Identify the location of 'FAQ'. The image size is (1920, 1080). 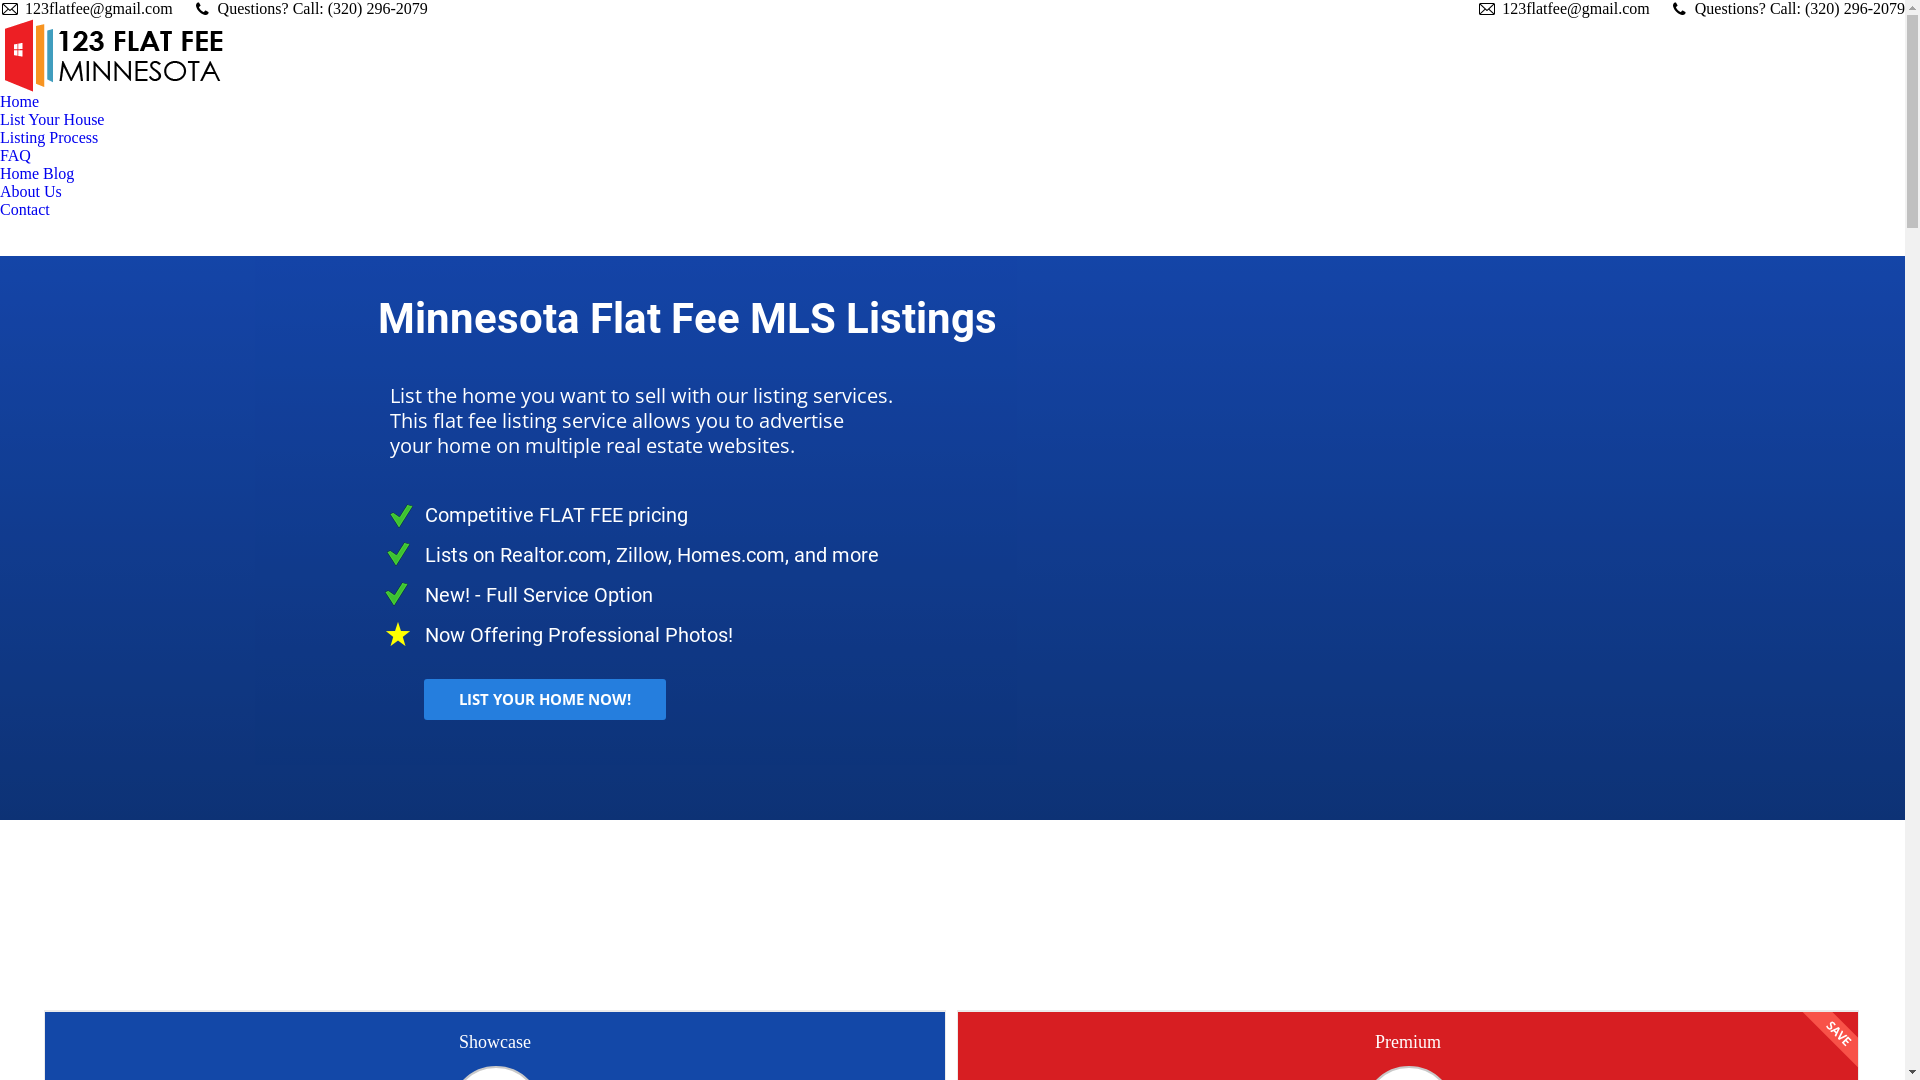
(15, 154).